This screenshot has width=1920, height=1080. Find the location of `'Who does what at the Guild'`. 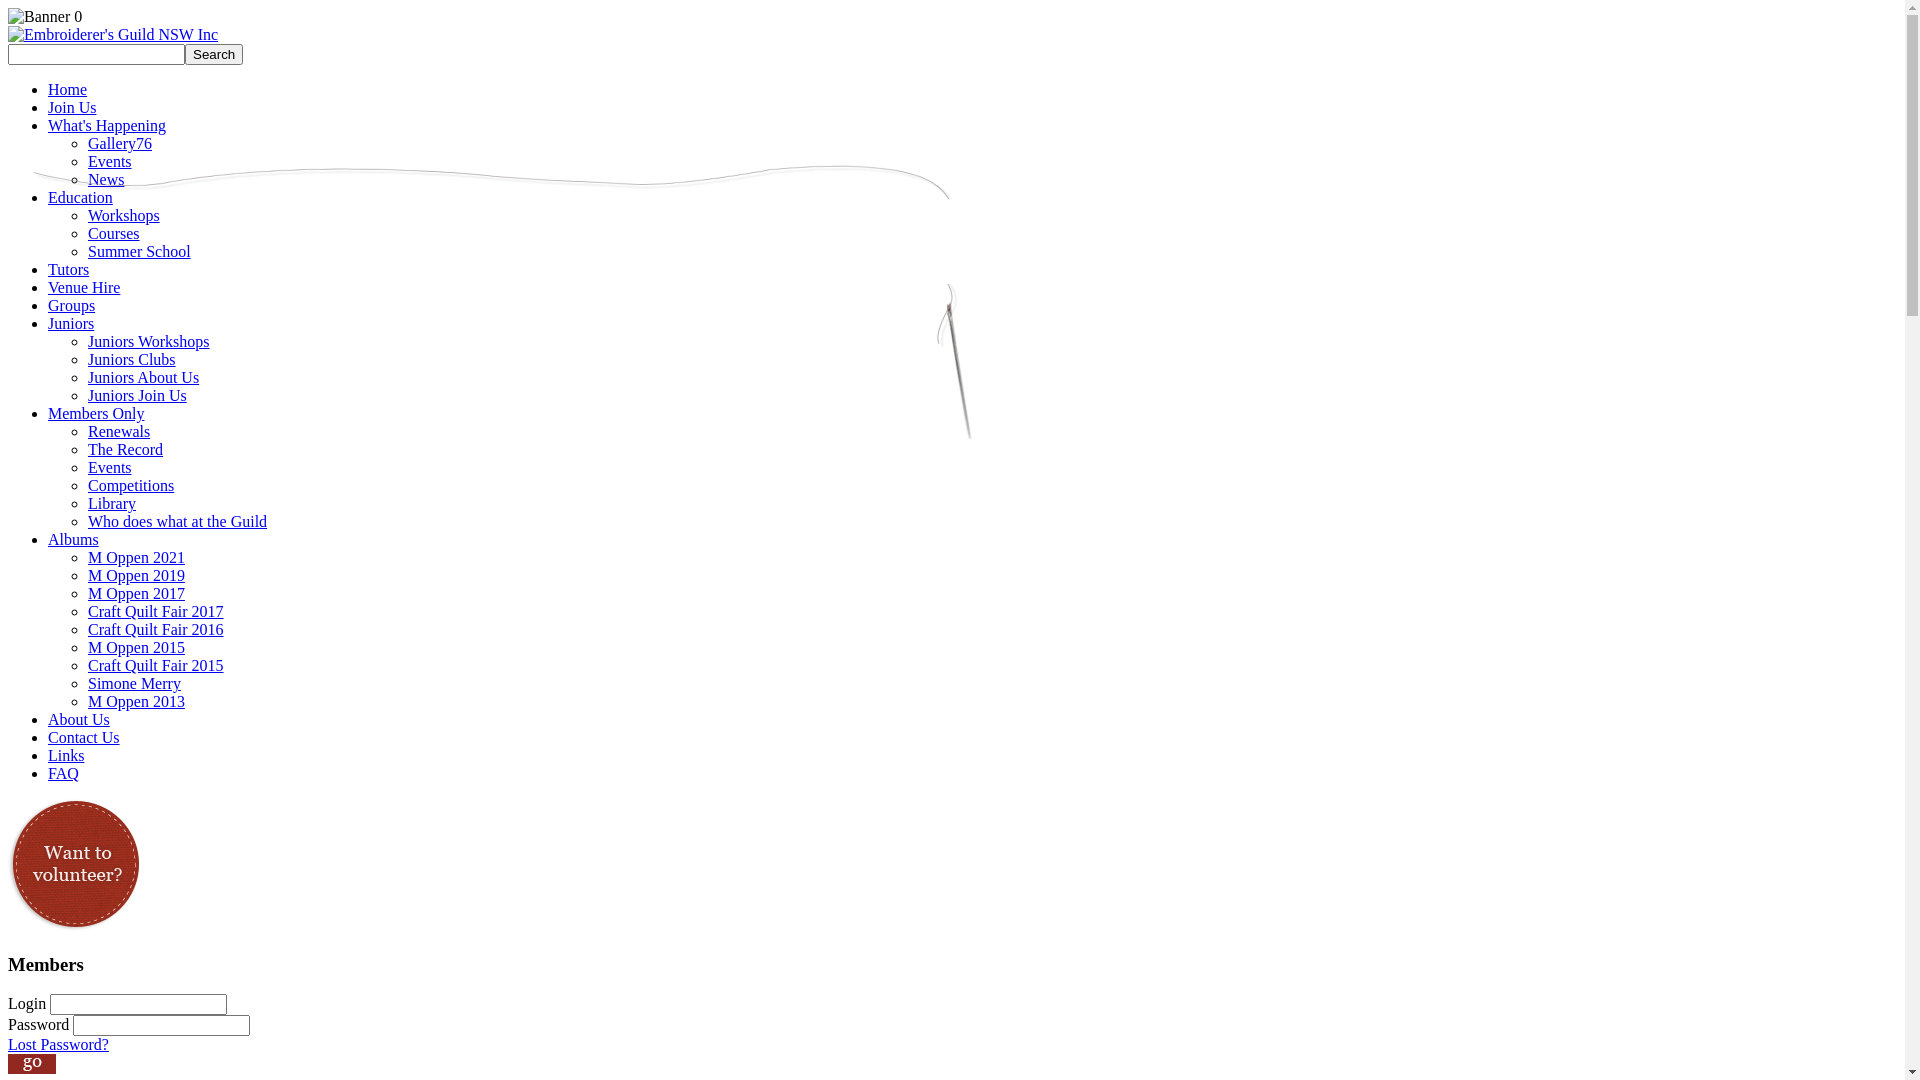

'Who does what at the Guild' is located at coordinates (177, 520).